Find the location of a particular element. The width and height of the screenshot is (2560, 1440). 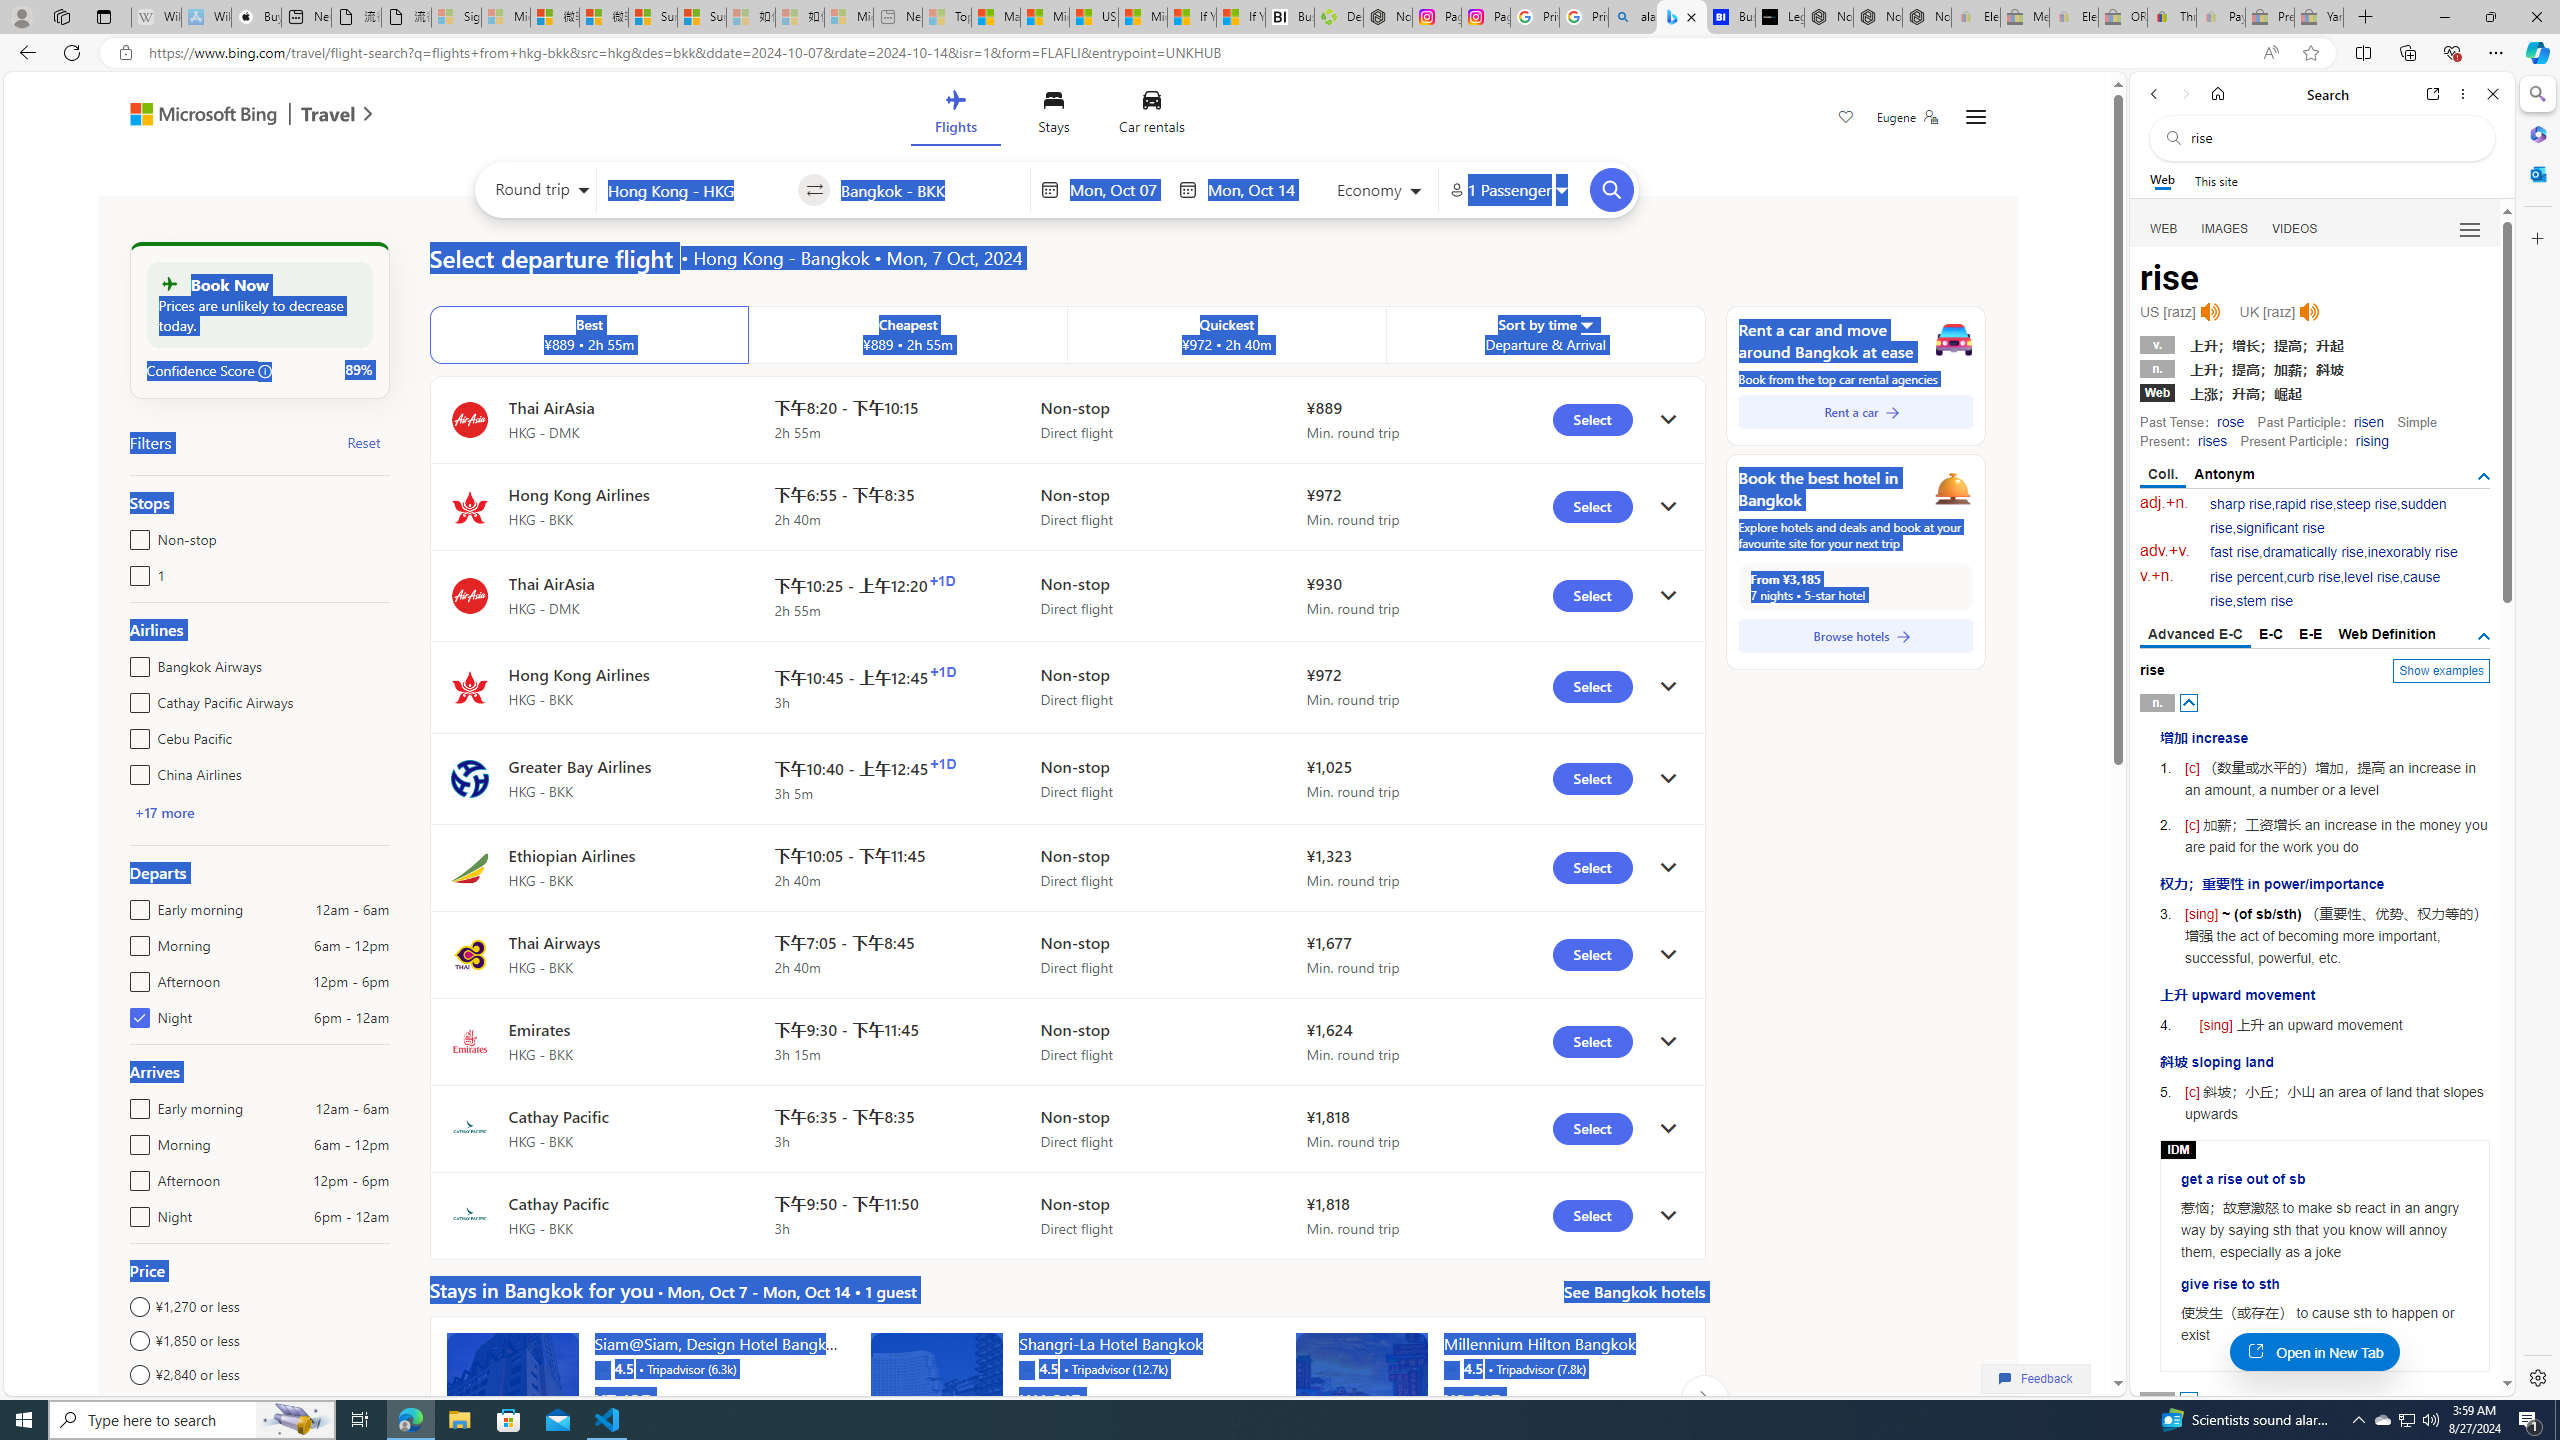

'stem rise' is located at coordinates (2263, 601).